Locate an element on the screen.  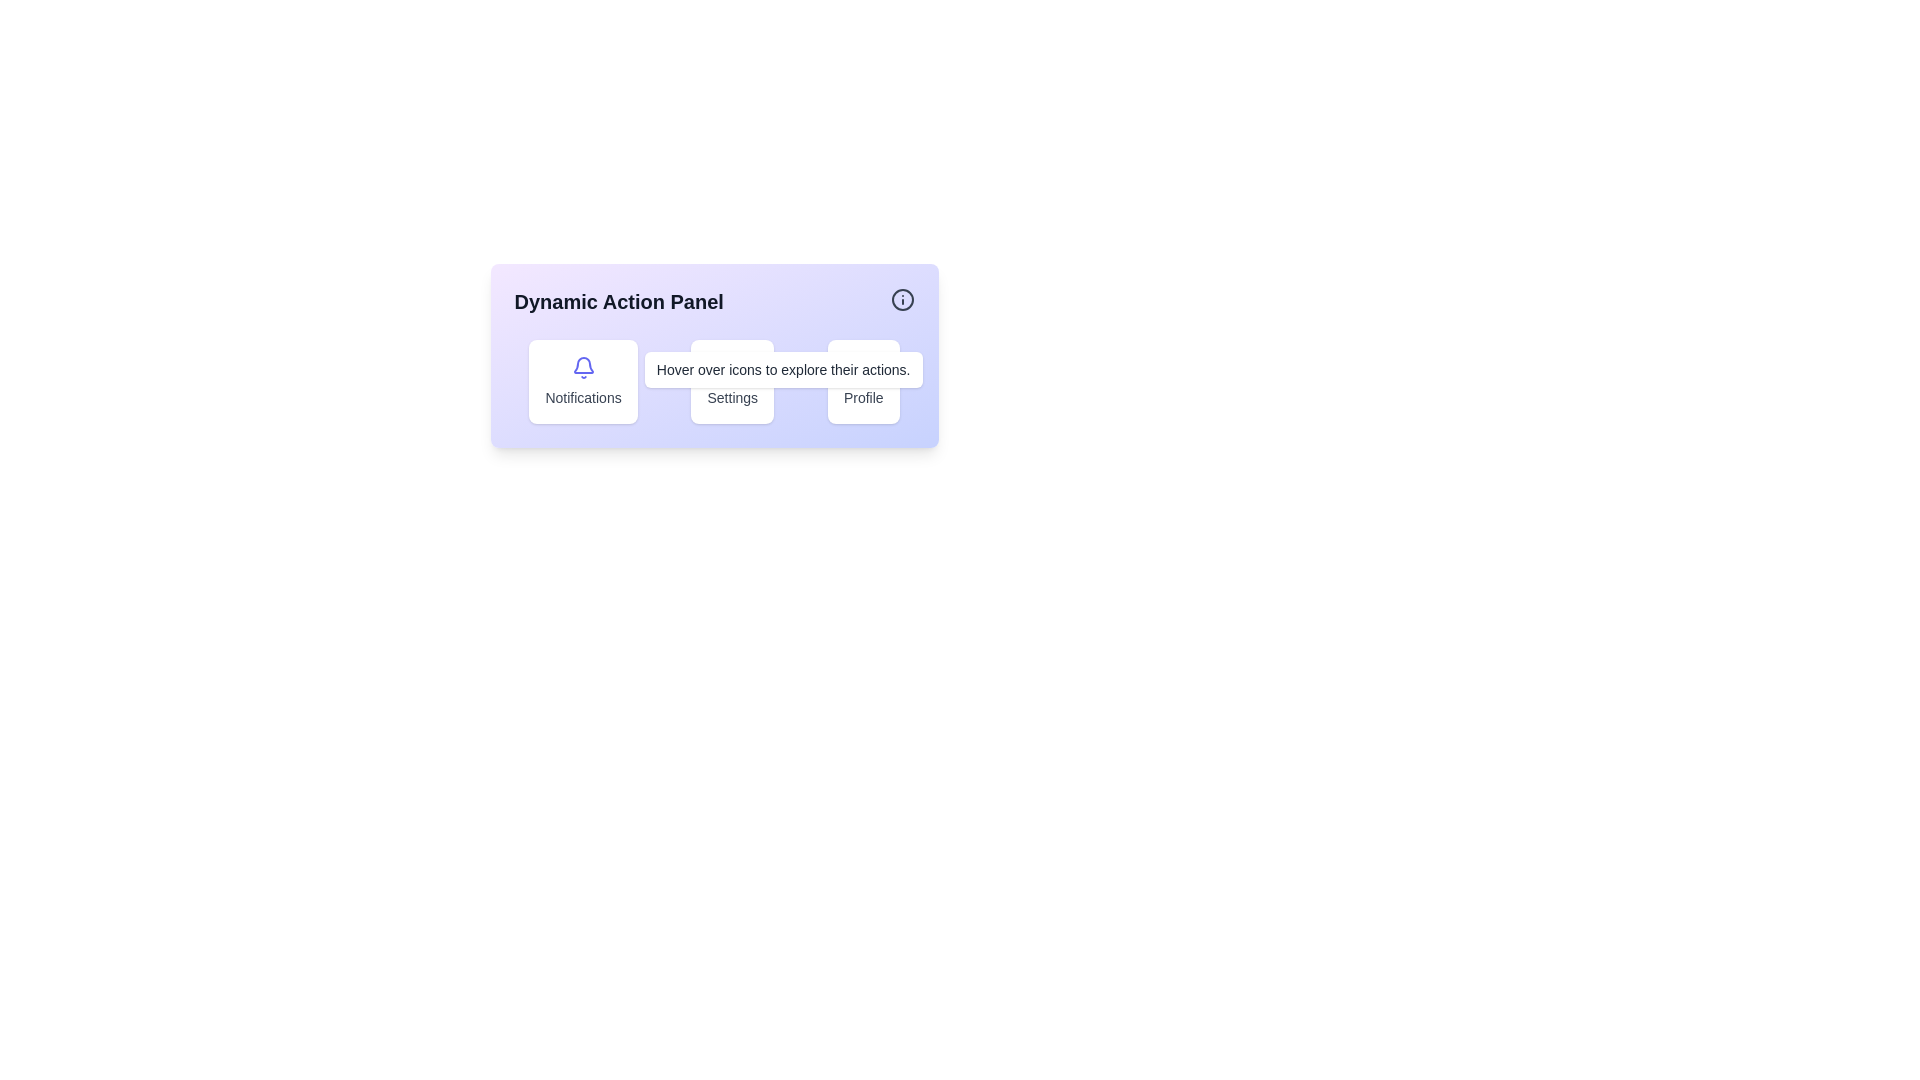
the circular icon with a dark border and white center located in the top-right corner of the 'Dynamic Action Panel' is located at coordinates (901, 300).